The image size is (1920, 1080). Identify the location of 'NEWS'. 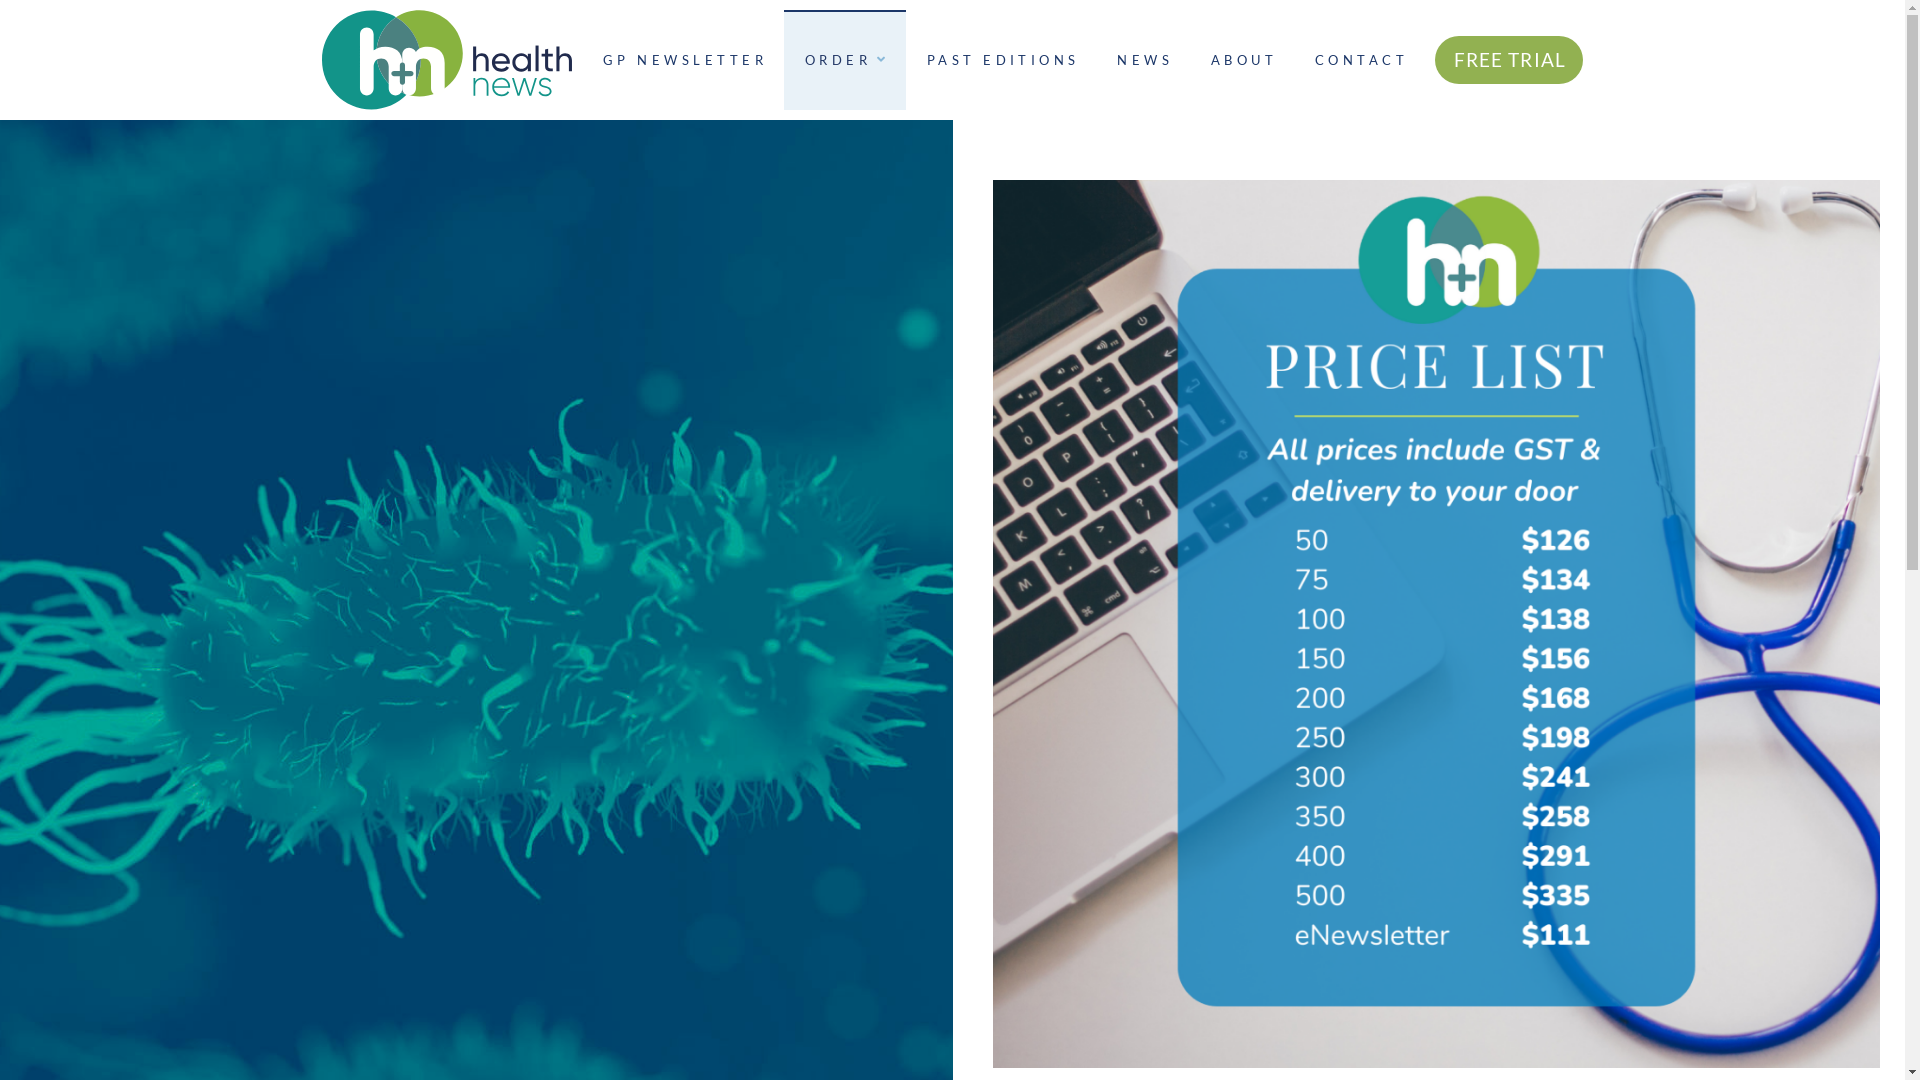
(1094, 59).